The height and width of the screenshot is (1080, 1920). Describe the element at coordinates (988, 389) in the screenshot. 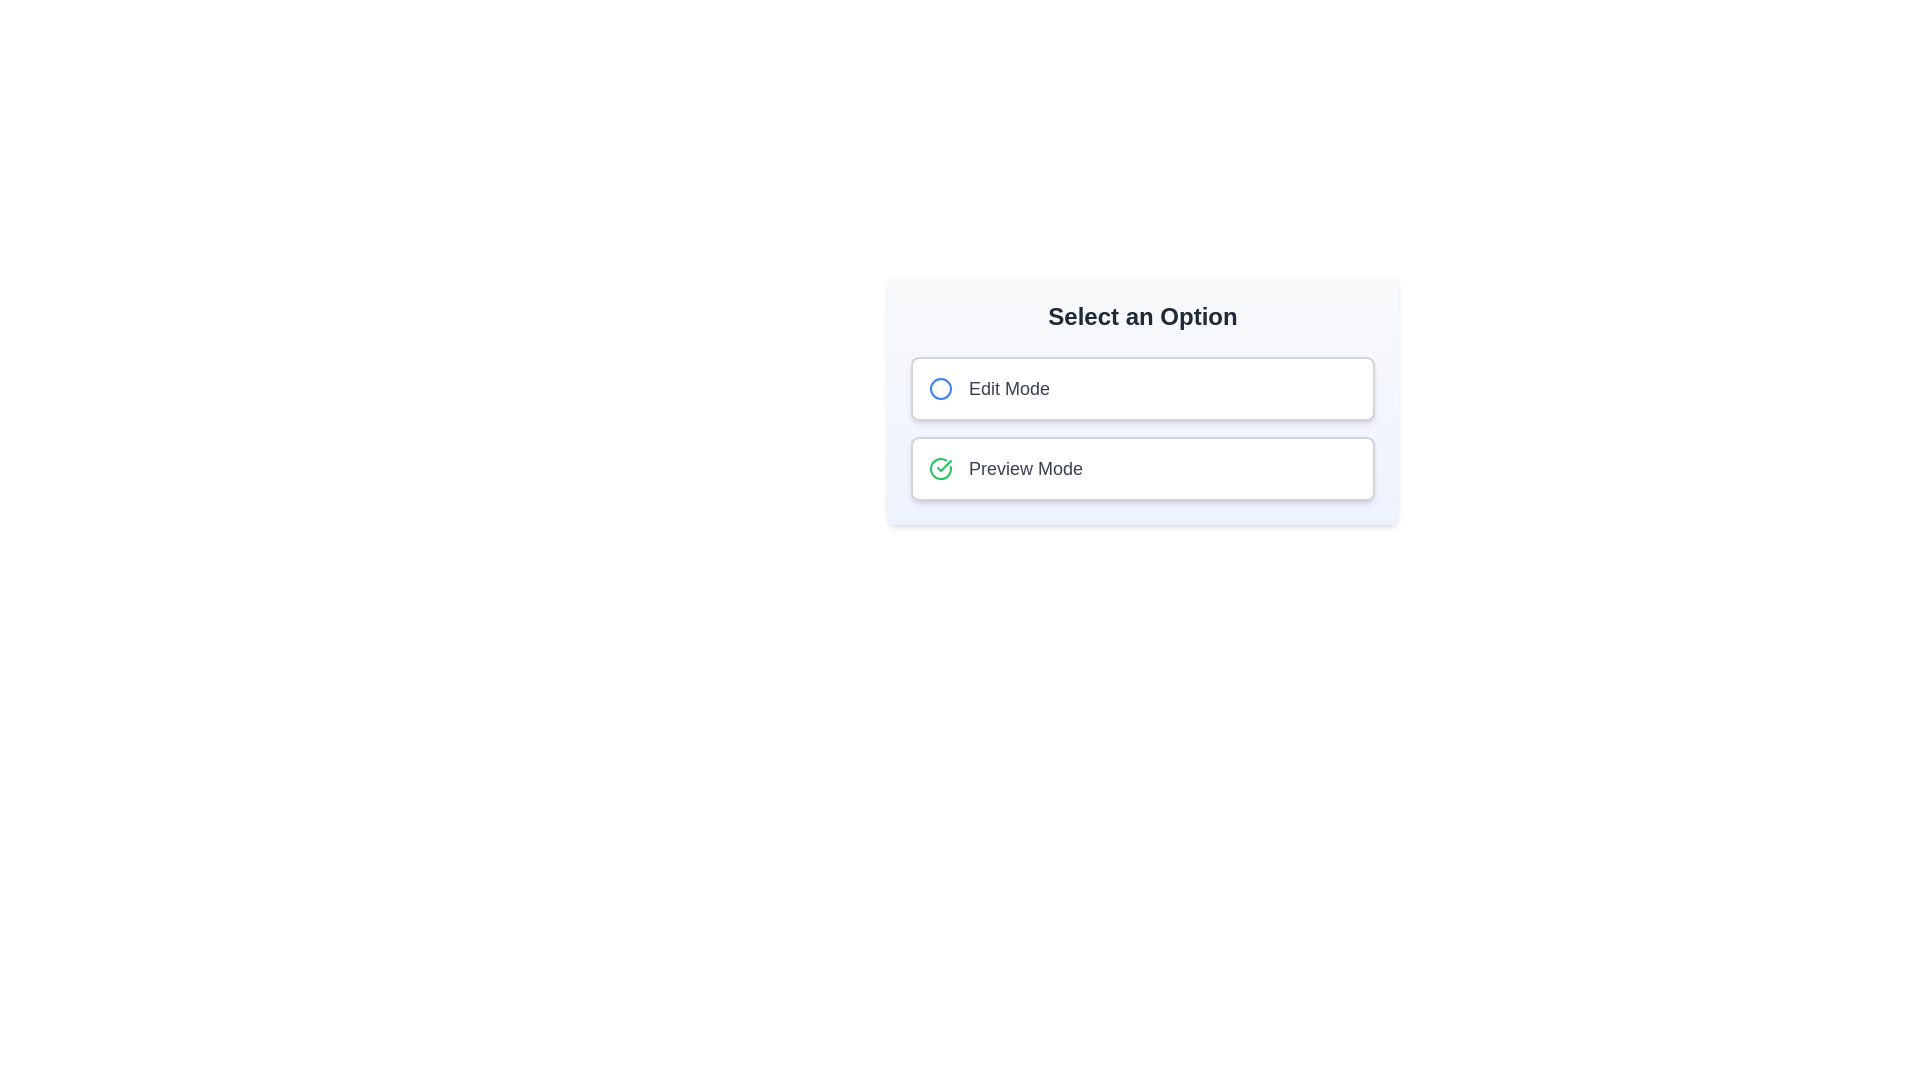

I see `the 'Edit Mode' option selector, which is the first option in a vertically stacked list, to initiate the selection process` at that location.